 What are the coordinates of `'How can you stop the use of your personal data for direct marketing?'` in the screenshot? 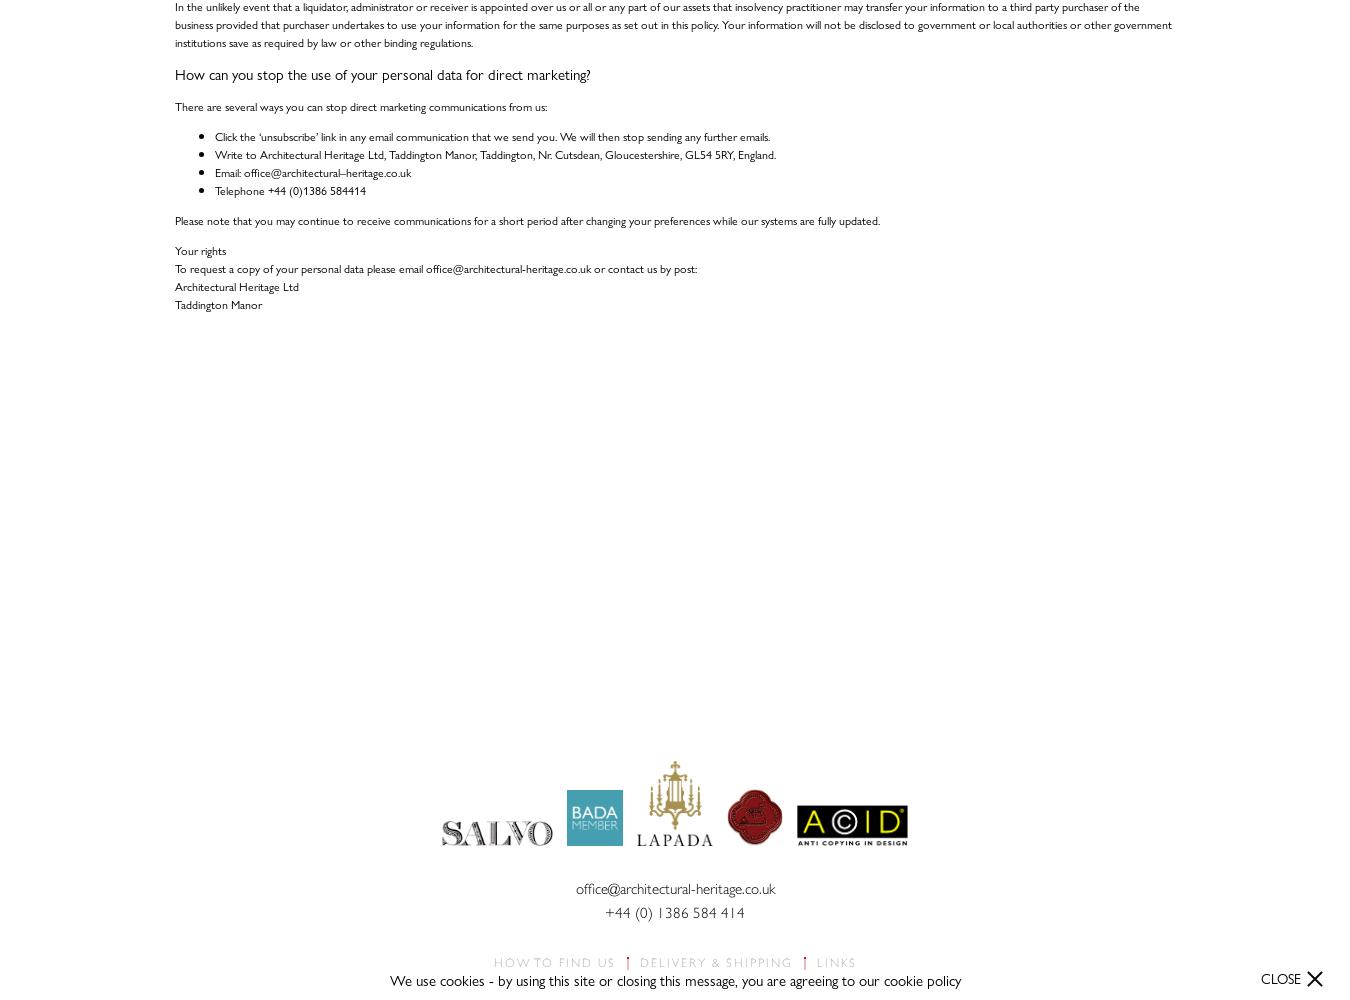 It's located at (174, 72).